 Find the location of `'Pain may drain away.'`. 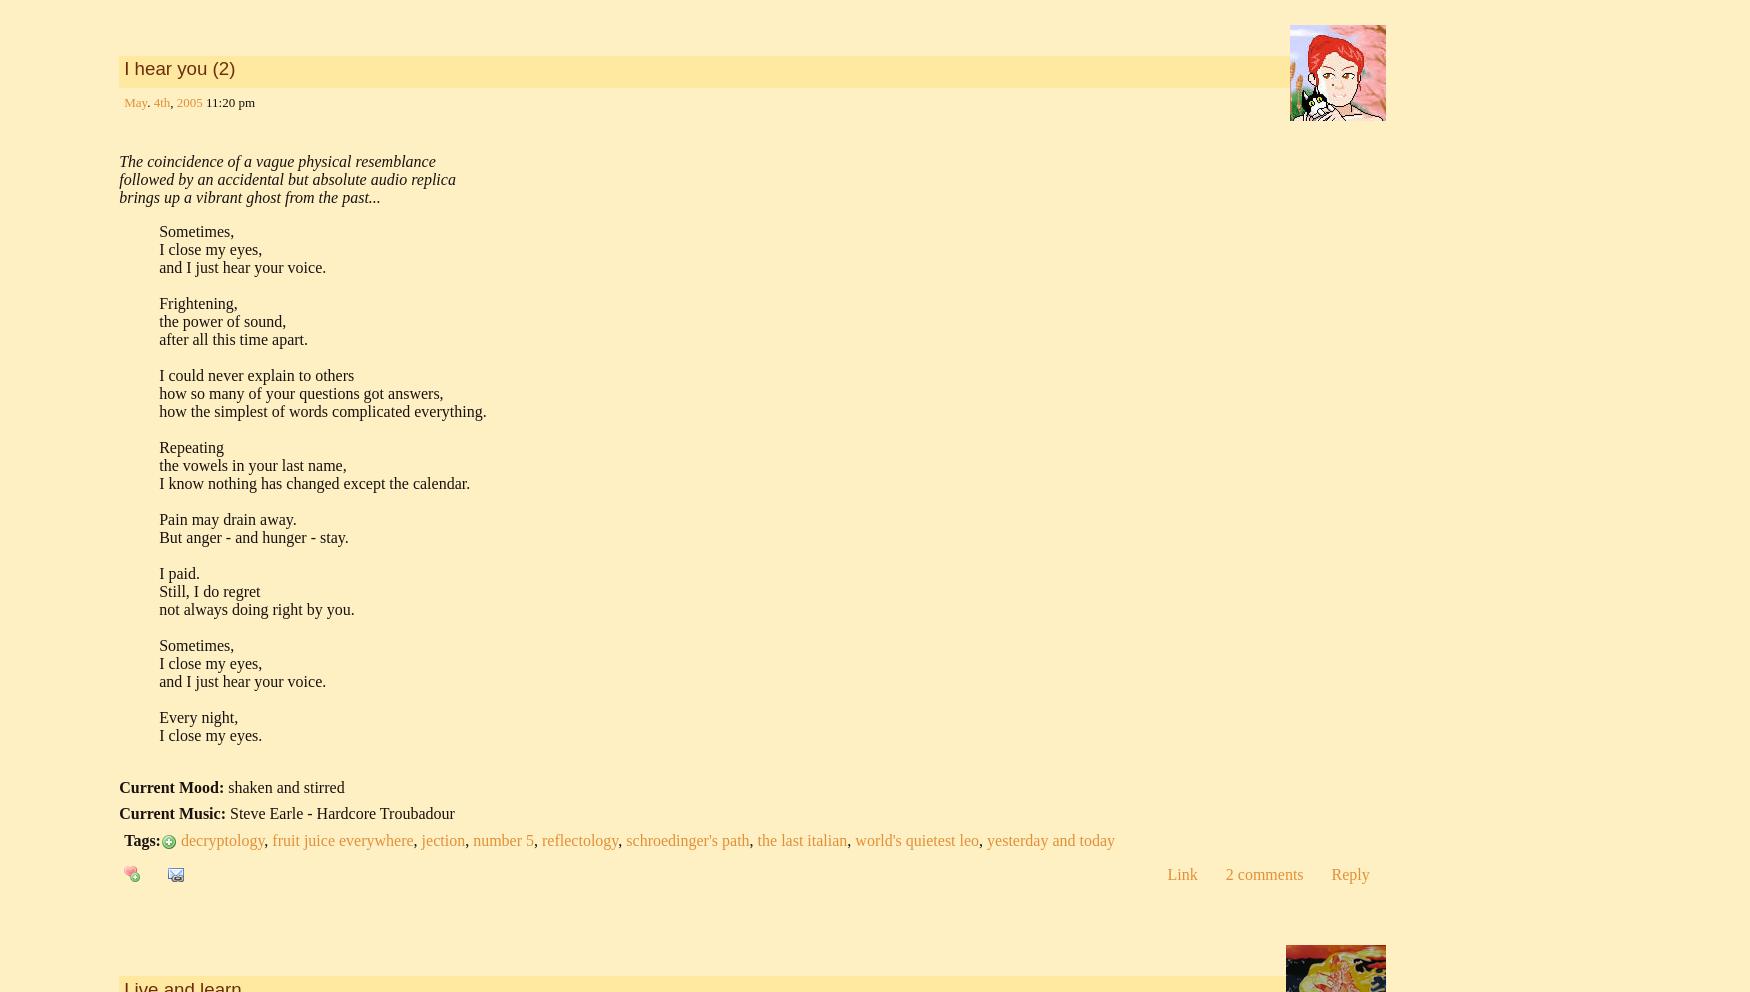

'Pain may drain away.' is located at coordinates (227, 518).